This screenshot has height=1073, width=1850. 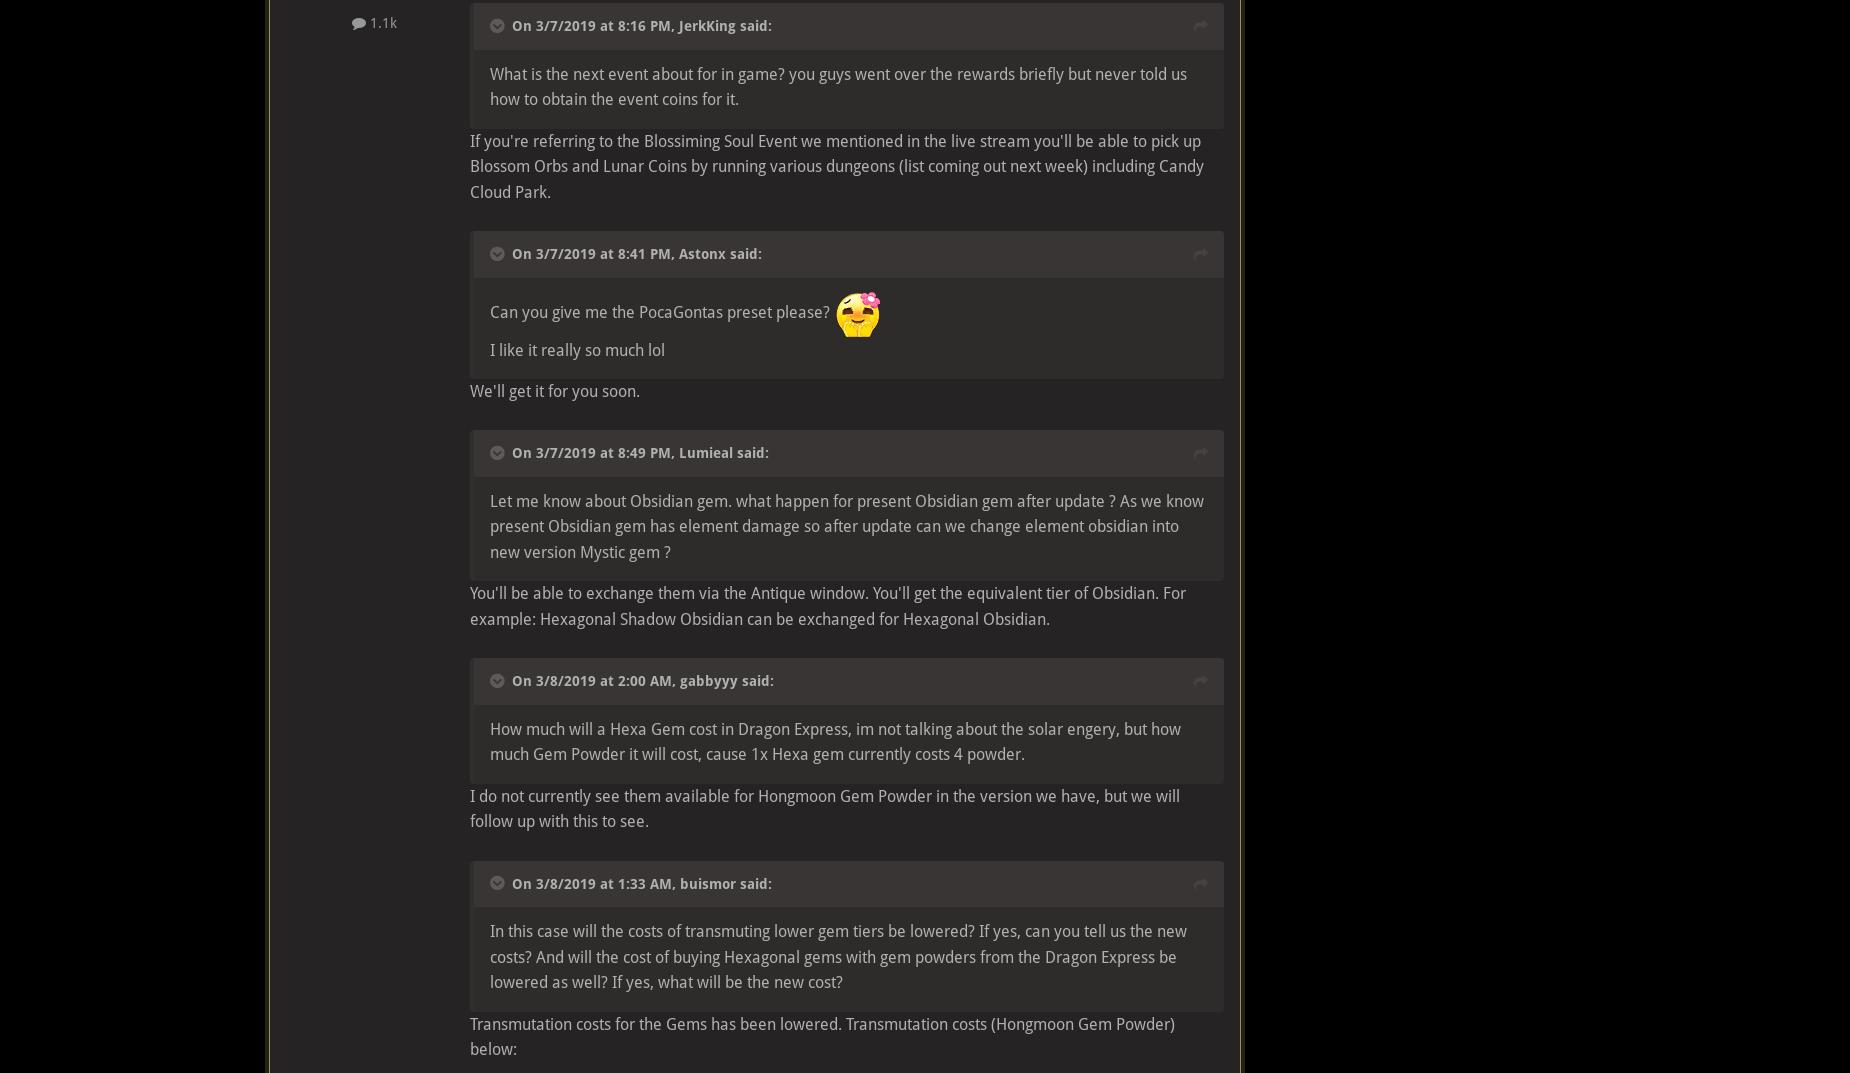 I want to click on 'I like it really so much lol', so click(x=577, y=349).